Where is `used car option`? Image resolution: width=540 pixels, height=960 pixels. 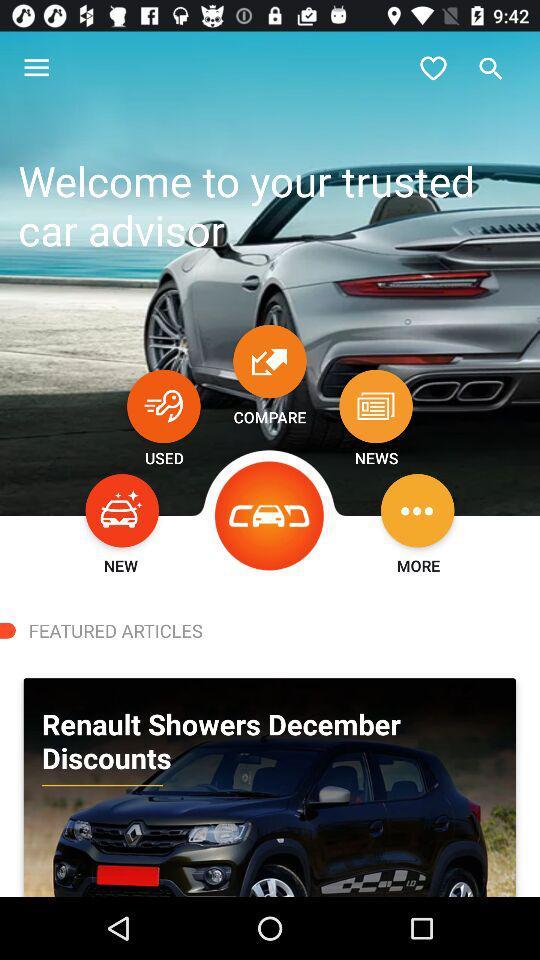 used car option is located at coordinates (162, 405).